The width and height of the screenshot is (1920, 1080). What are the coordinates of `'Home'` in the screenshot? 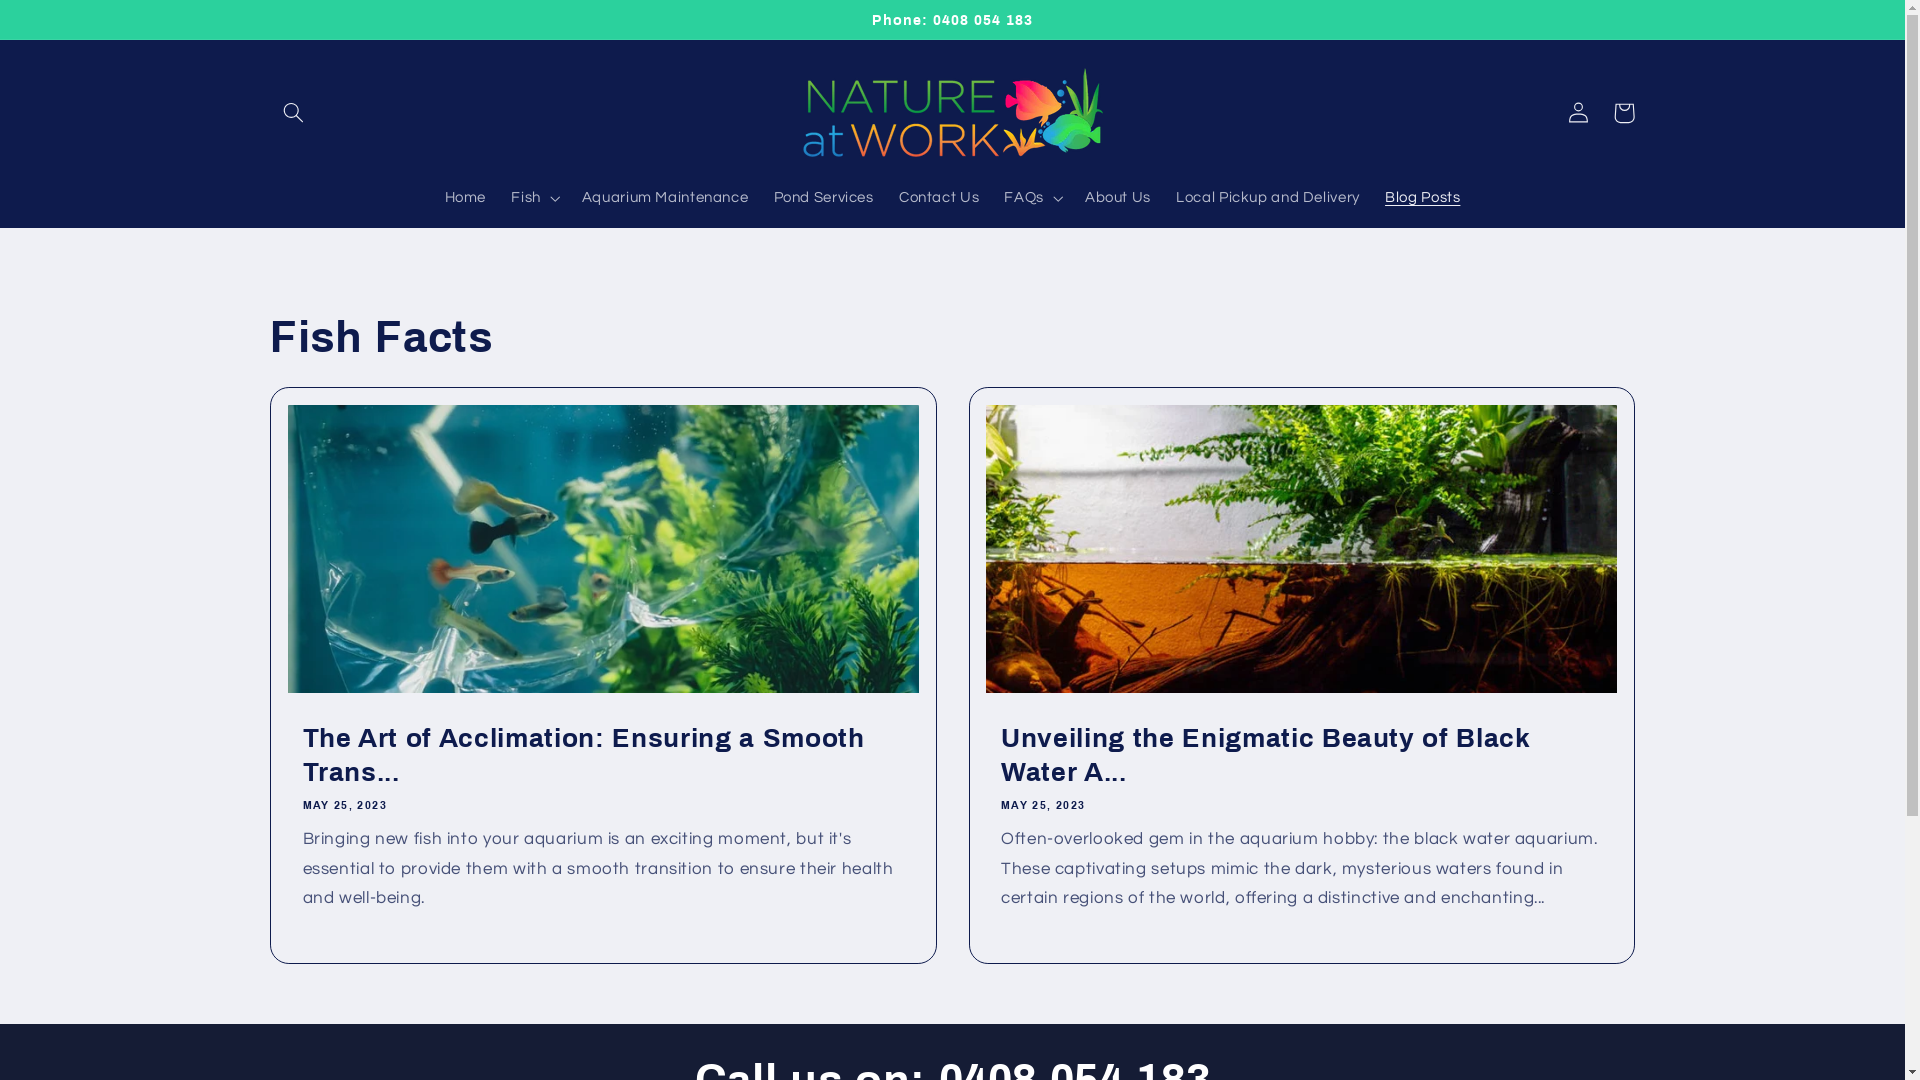 It's located at (464, 197).